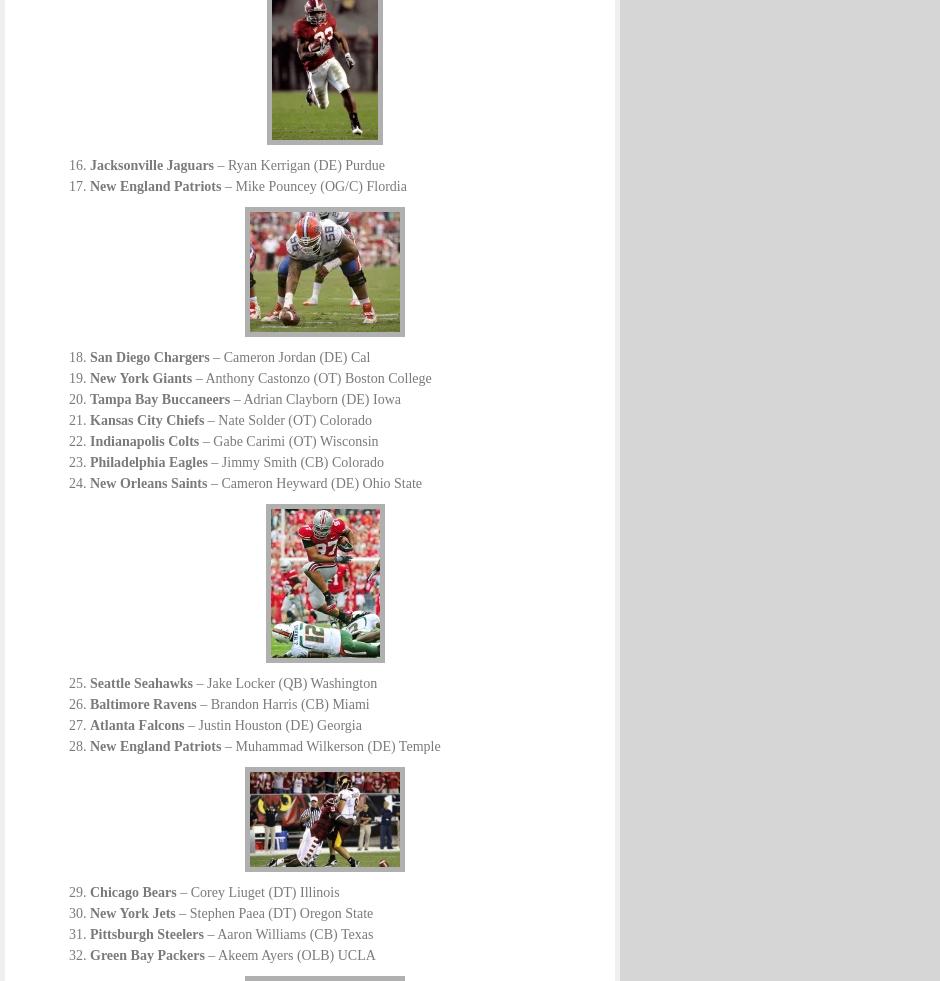 This screenshot has width=940, height=981. Describe the element at coordinates (141, 704) in the screenshot. I see `'Baltimore Ravens'` at that location.